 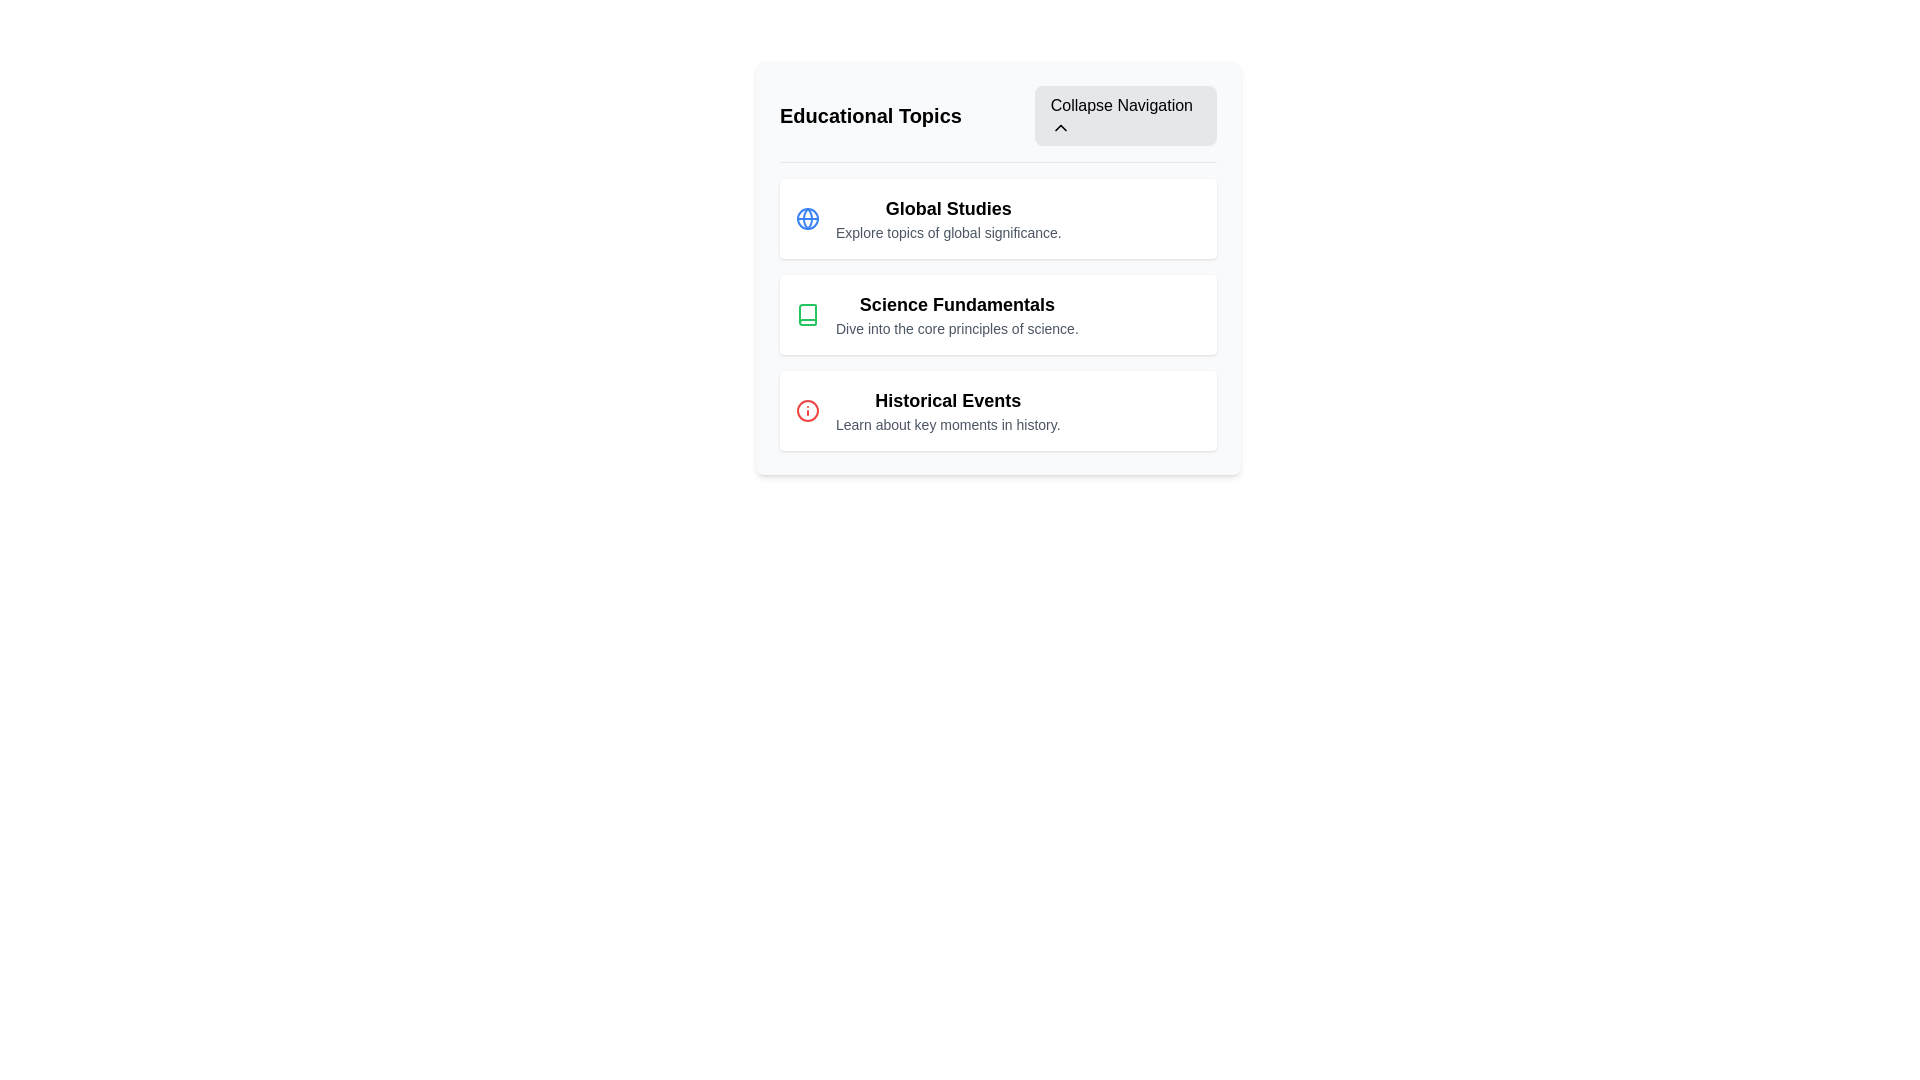 I want to click on the Circle element in the SVG graphic that indicates information related to 'Historical Events', so click(x=807, y=410).